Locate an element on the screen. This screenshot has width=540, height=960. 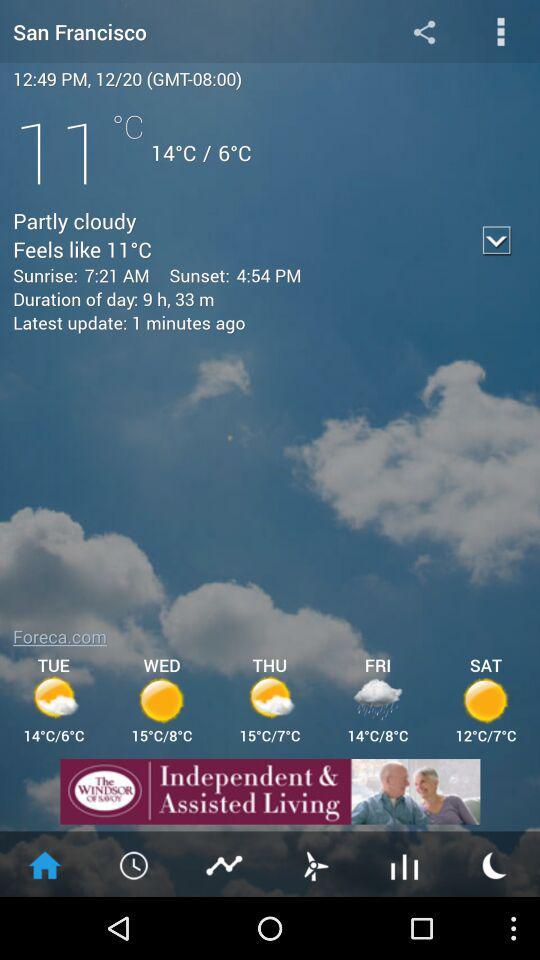
home page is located at coordinates (44, 863).